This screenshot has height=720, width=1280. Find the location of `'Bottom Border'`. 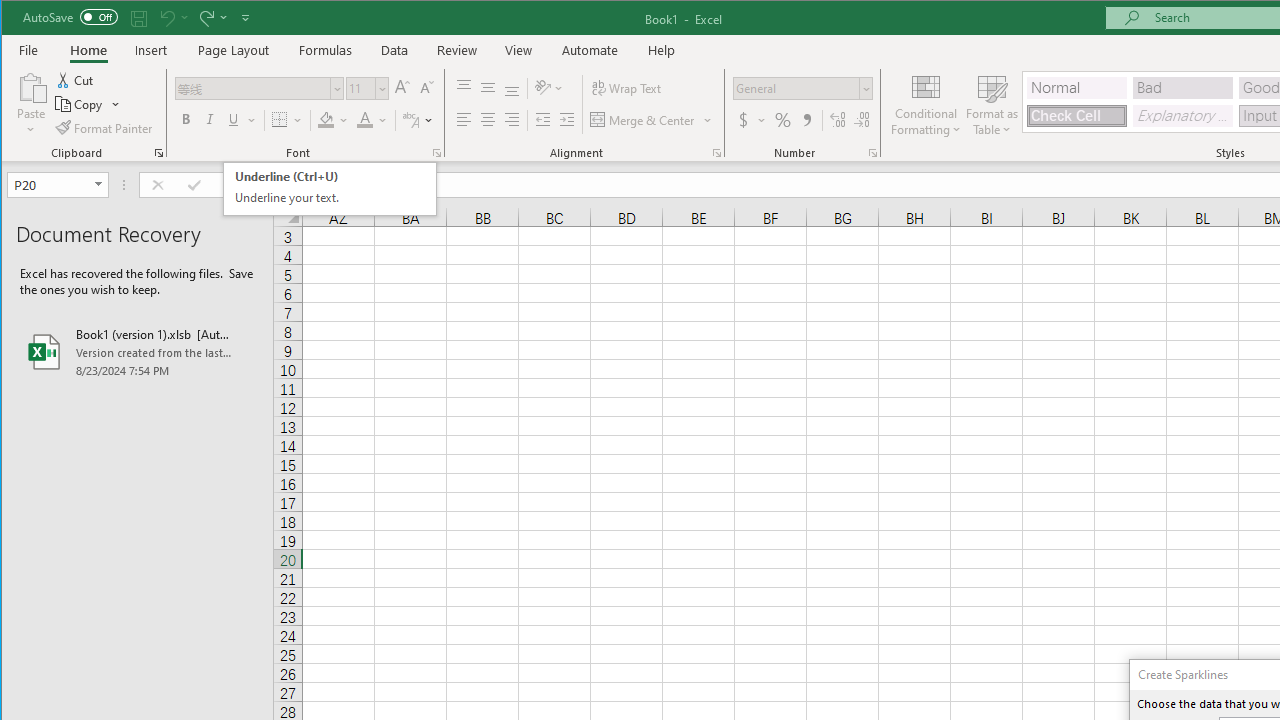

'Bottom Border' is located at coordinates (278, 120).